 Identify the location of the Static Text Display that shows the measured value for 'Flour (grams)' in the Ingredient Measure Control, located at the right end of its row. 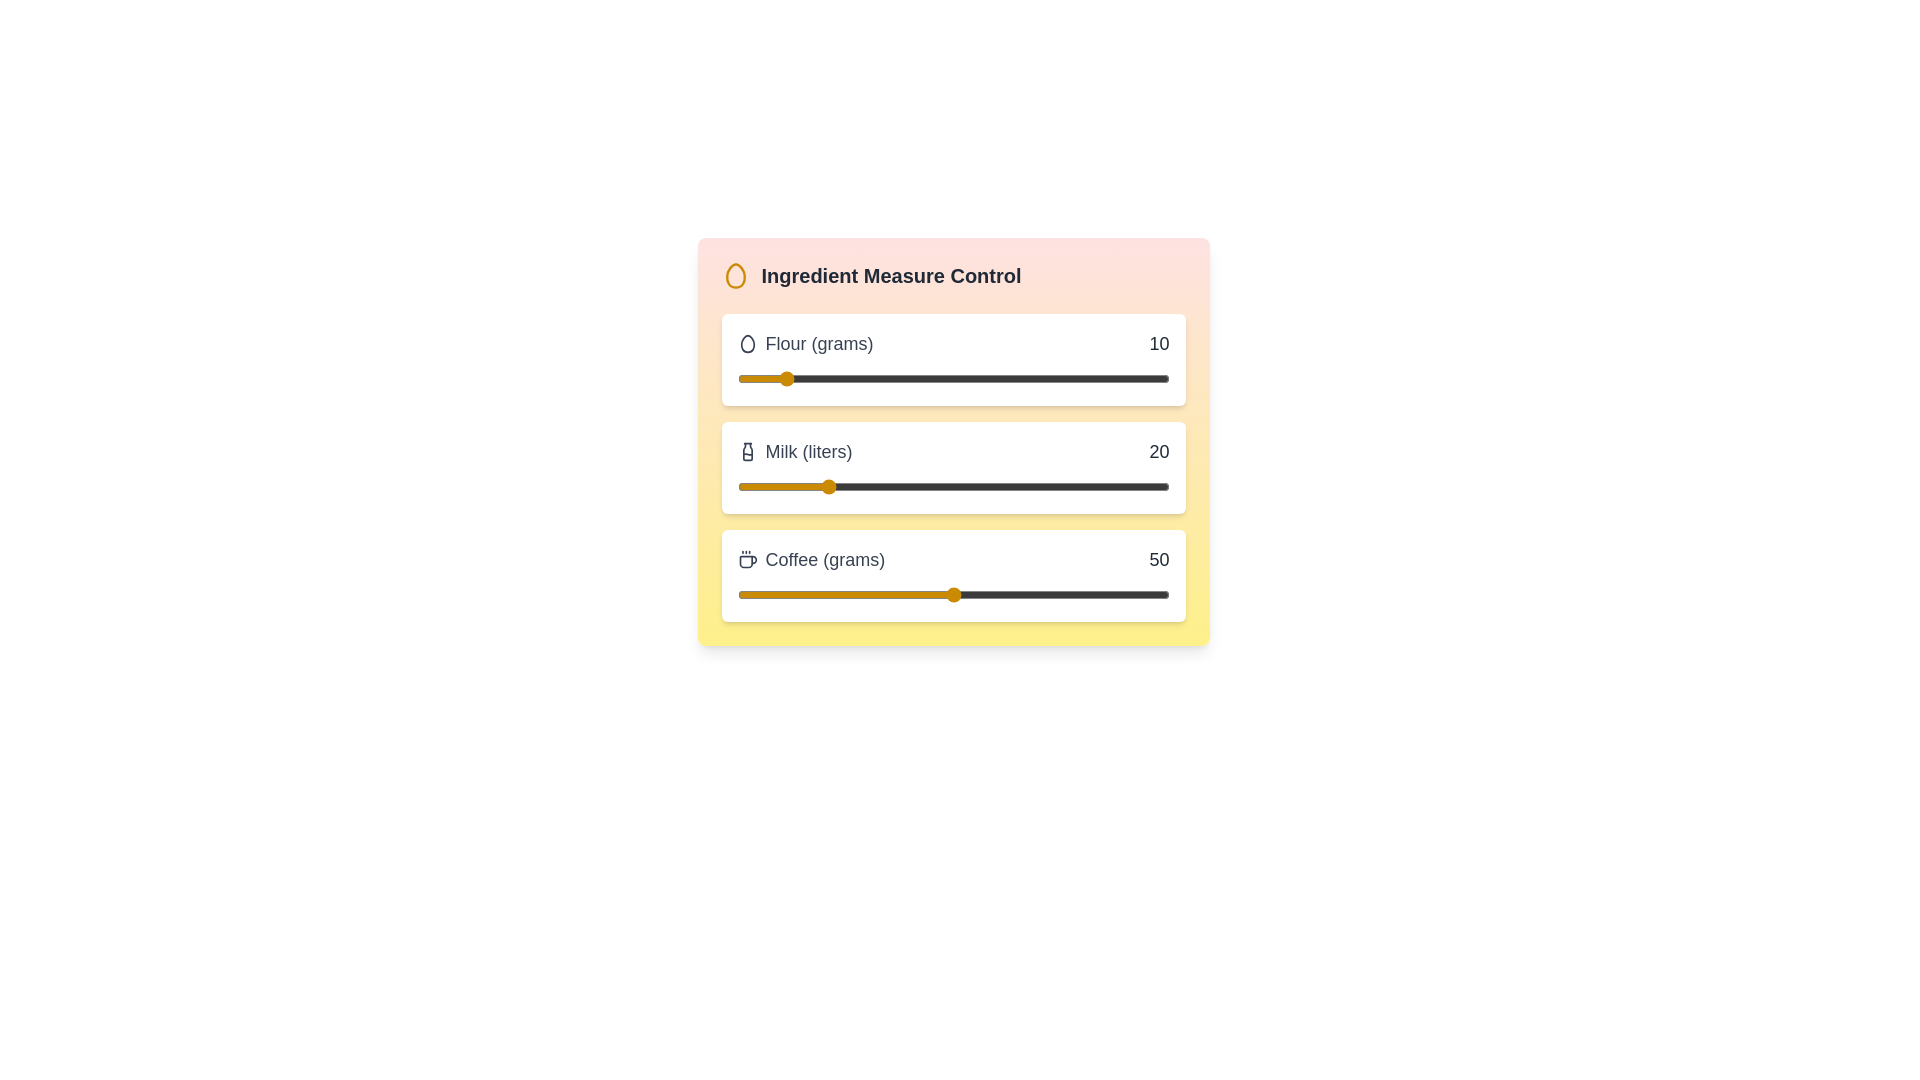
(1159, 342).